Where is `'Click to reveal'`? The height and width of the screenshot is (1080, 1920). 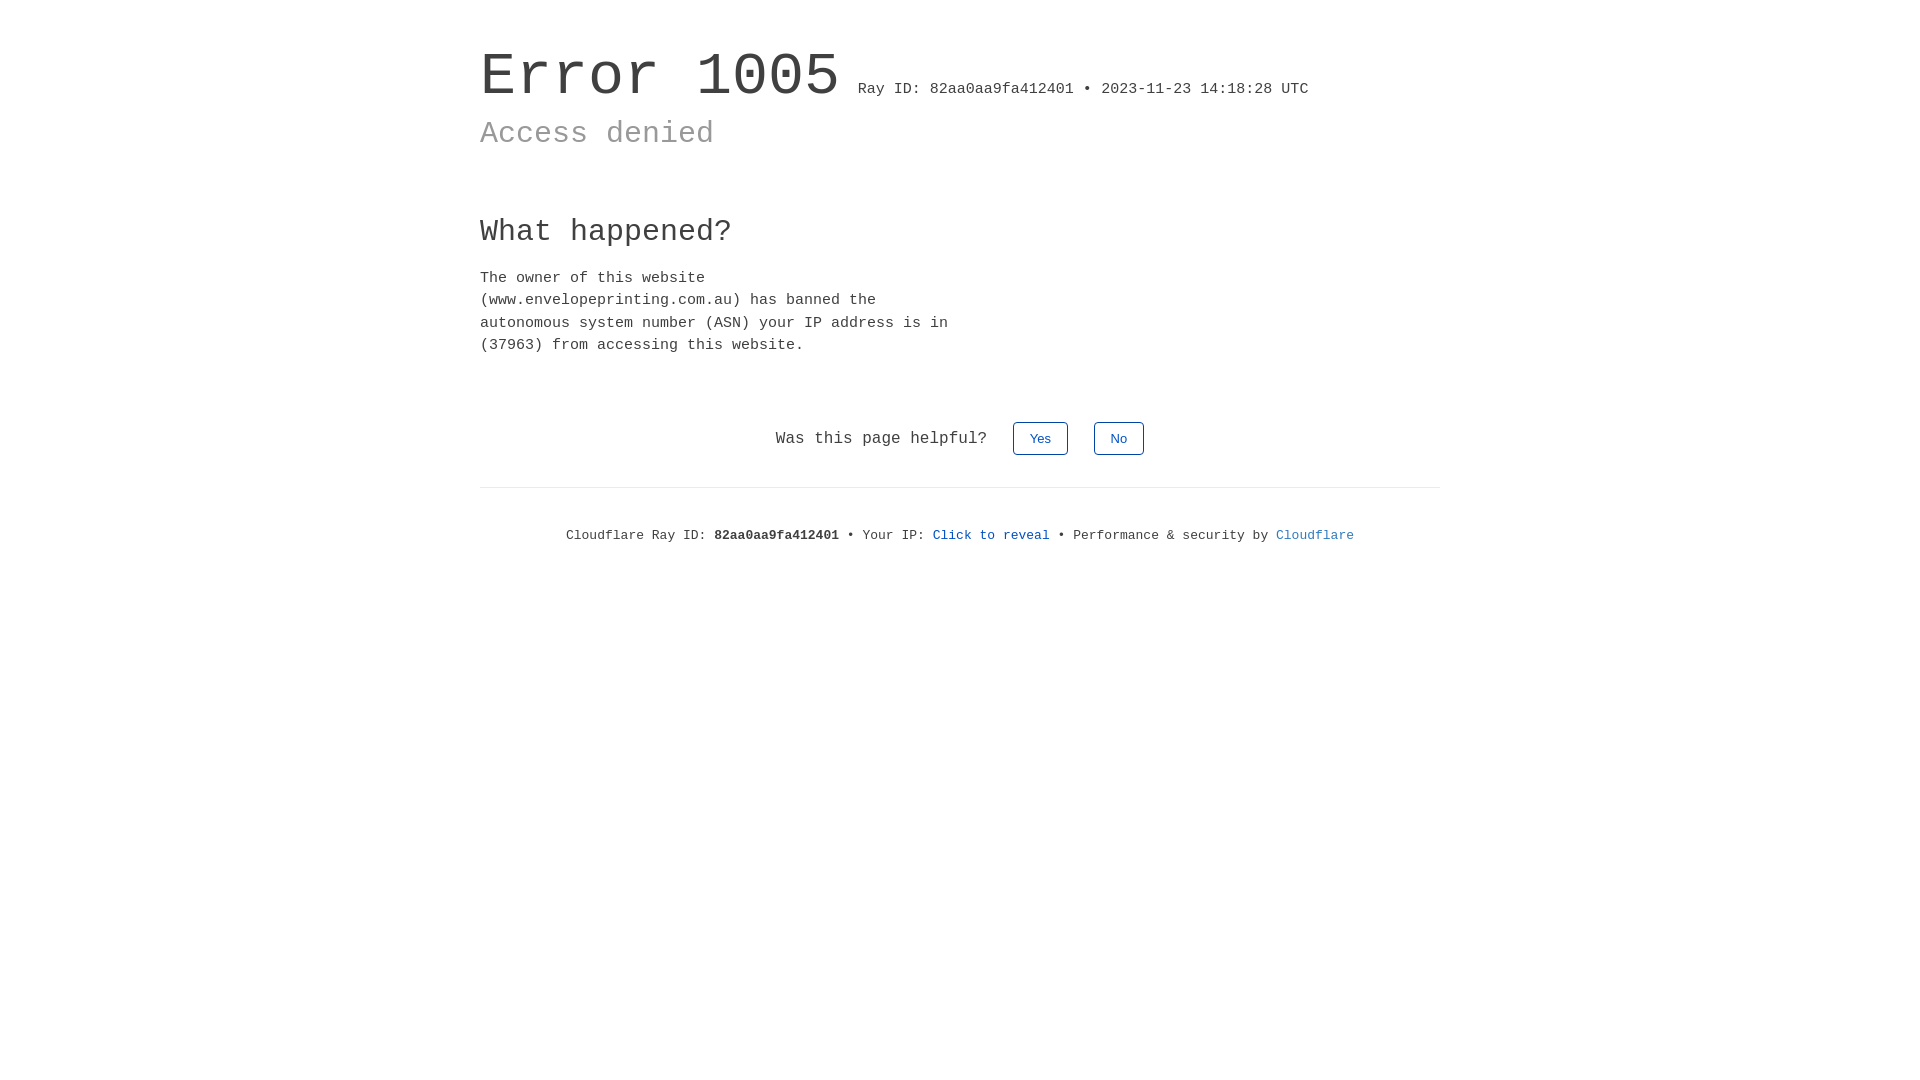 'Click to reveal' is located at coordinates (991, 534).